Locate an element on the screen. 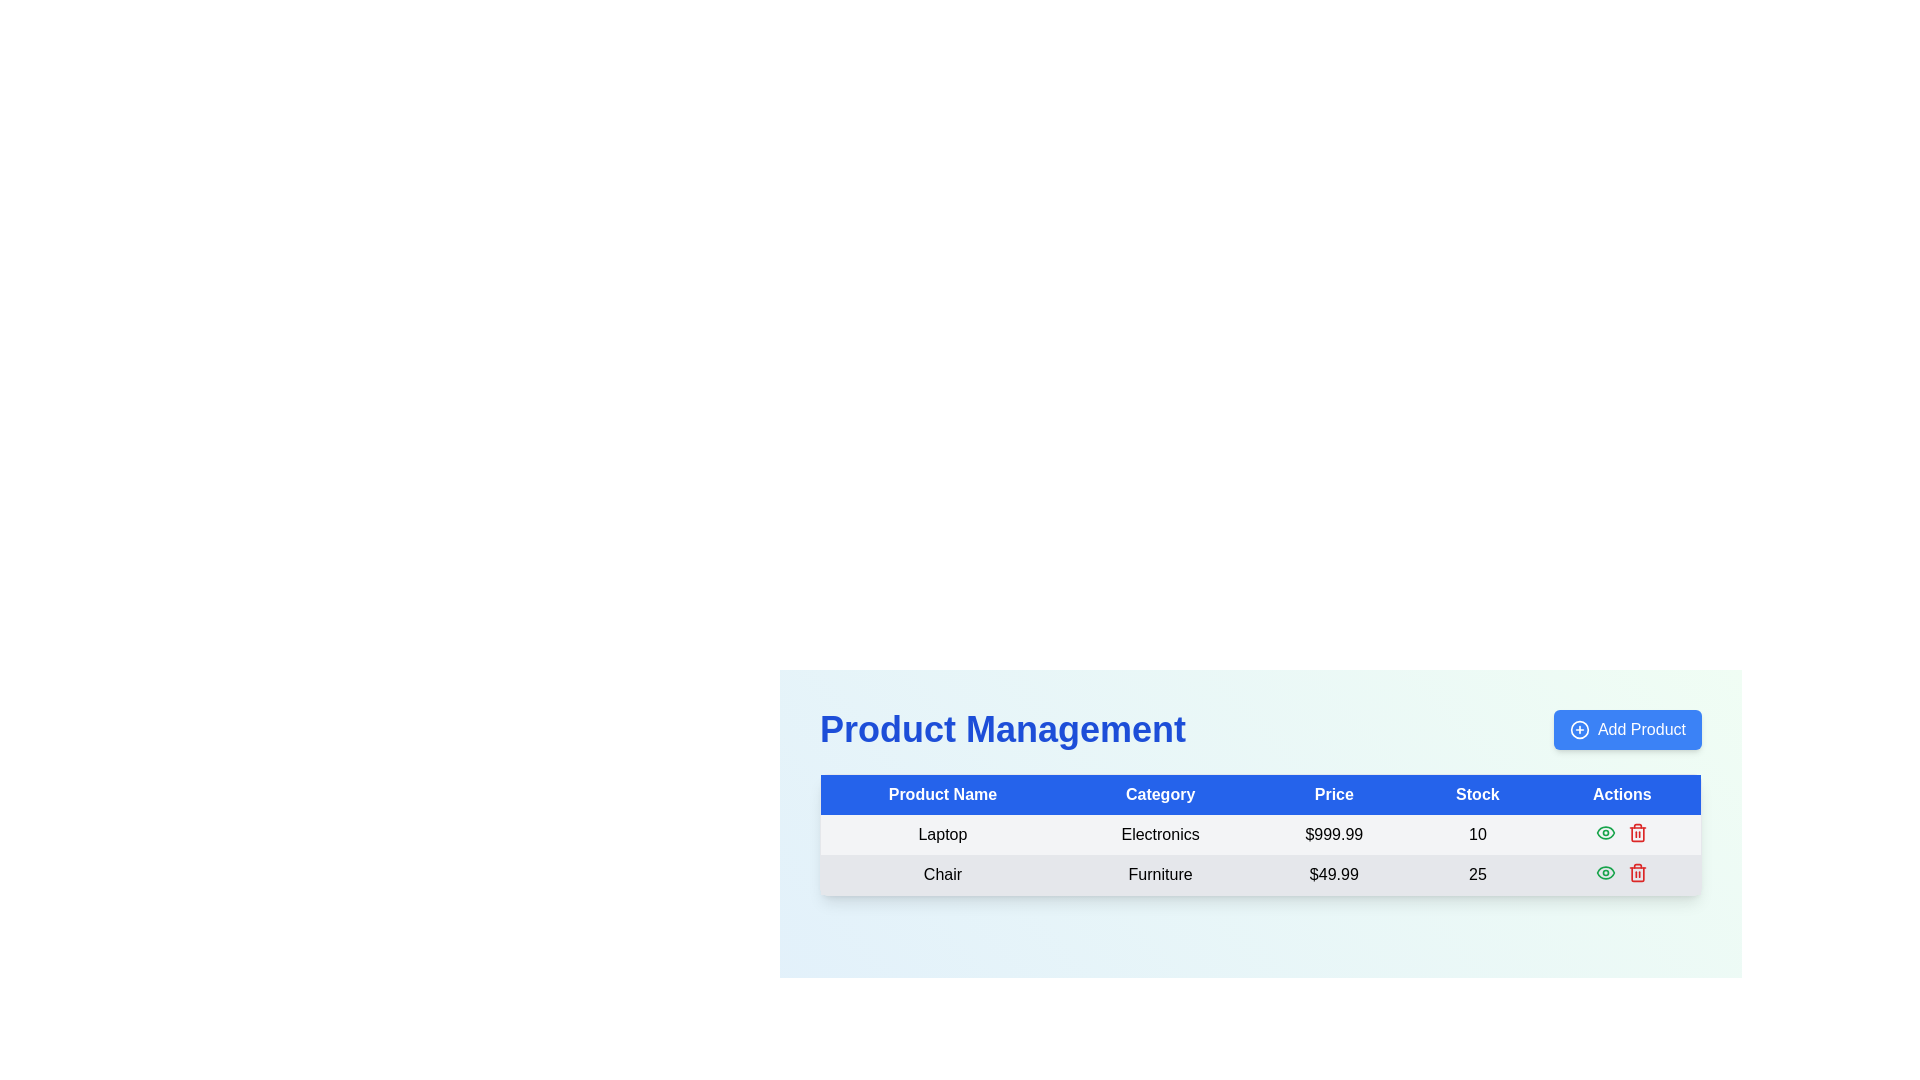 This screenshot has width=1920, height=1080. the trash bin icon button, which is styled with a red color scheme and indicates a deletion action, located in the last column of the first row under the 'Actions' header to observe tooltip information is located at coordinates (1638, 833).